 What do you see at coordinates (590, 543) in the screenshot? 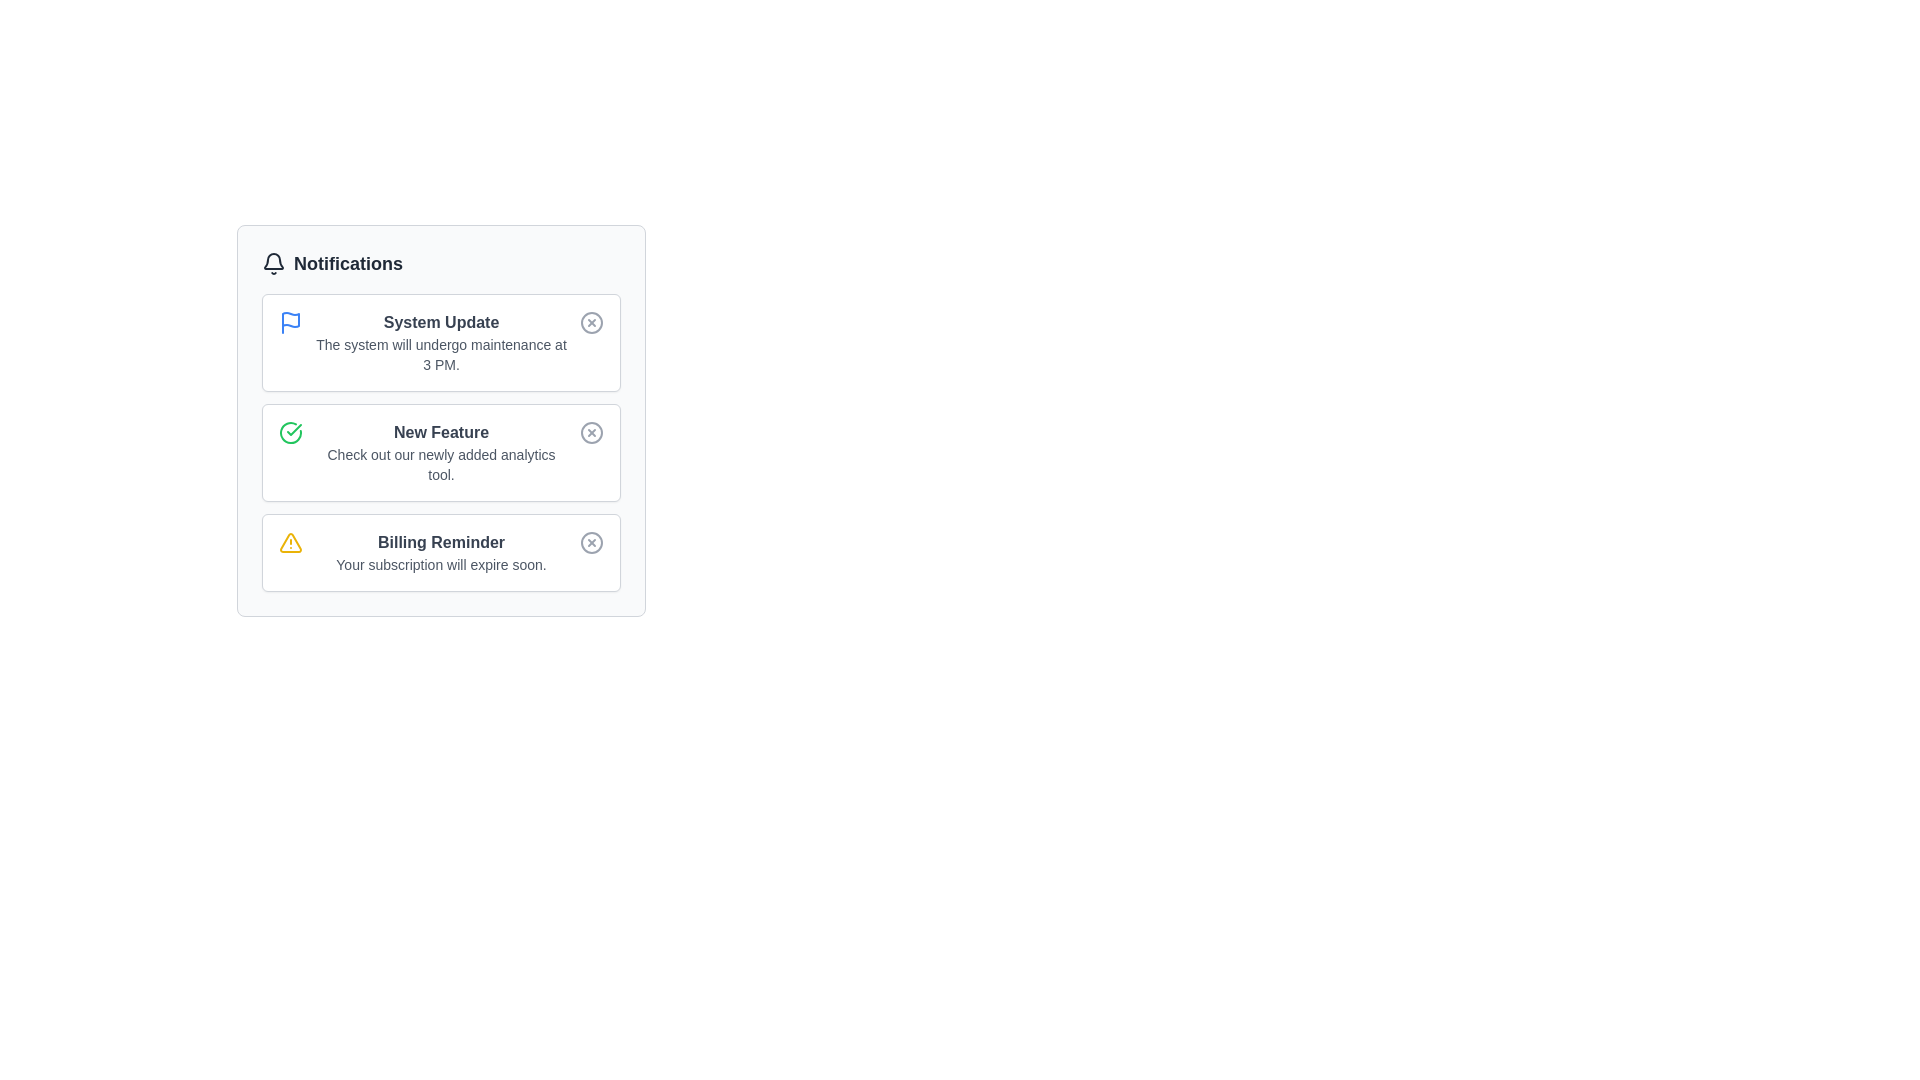
I see `the close button at the top-right corner of the 'Billing Reminder' notification` at bounding box center [590, 543].